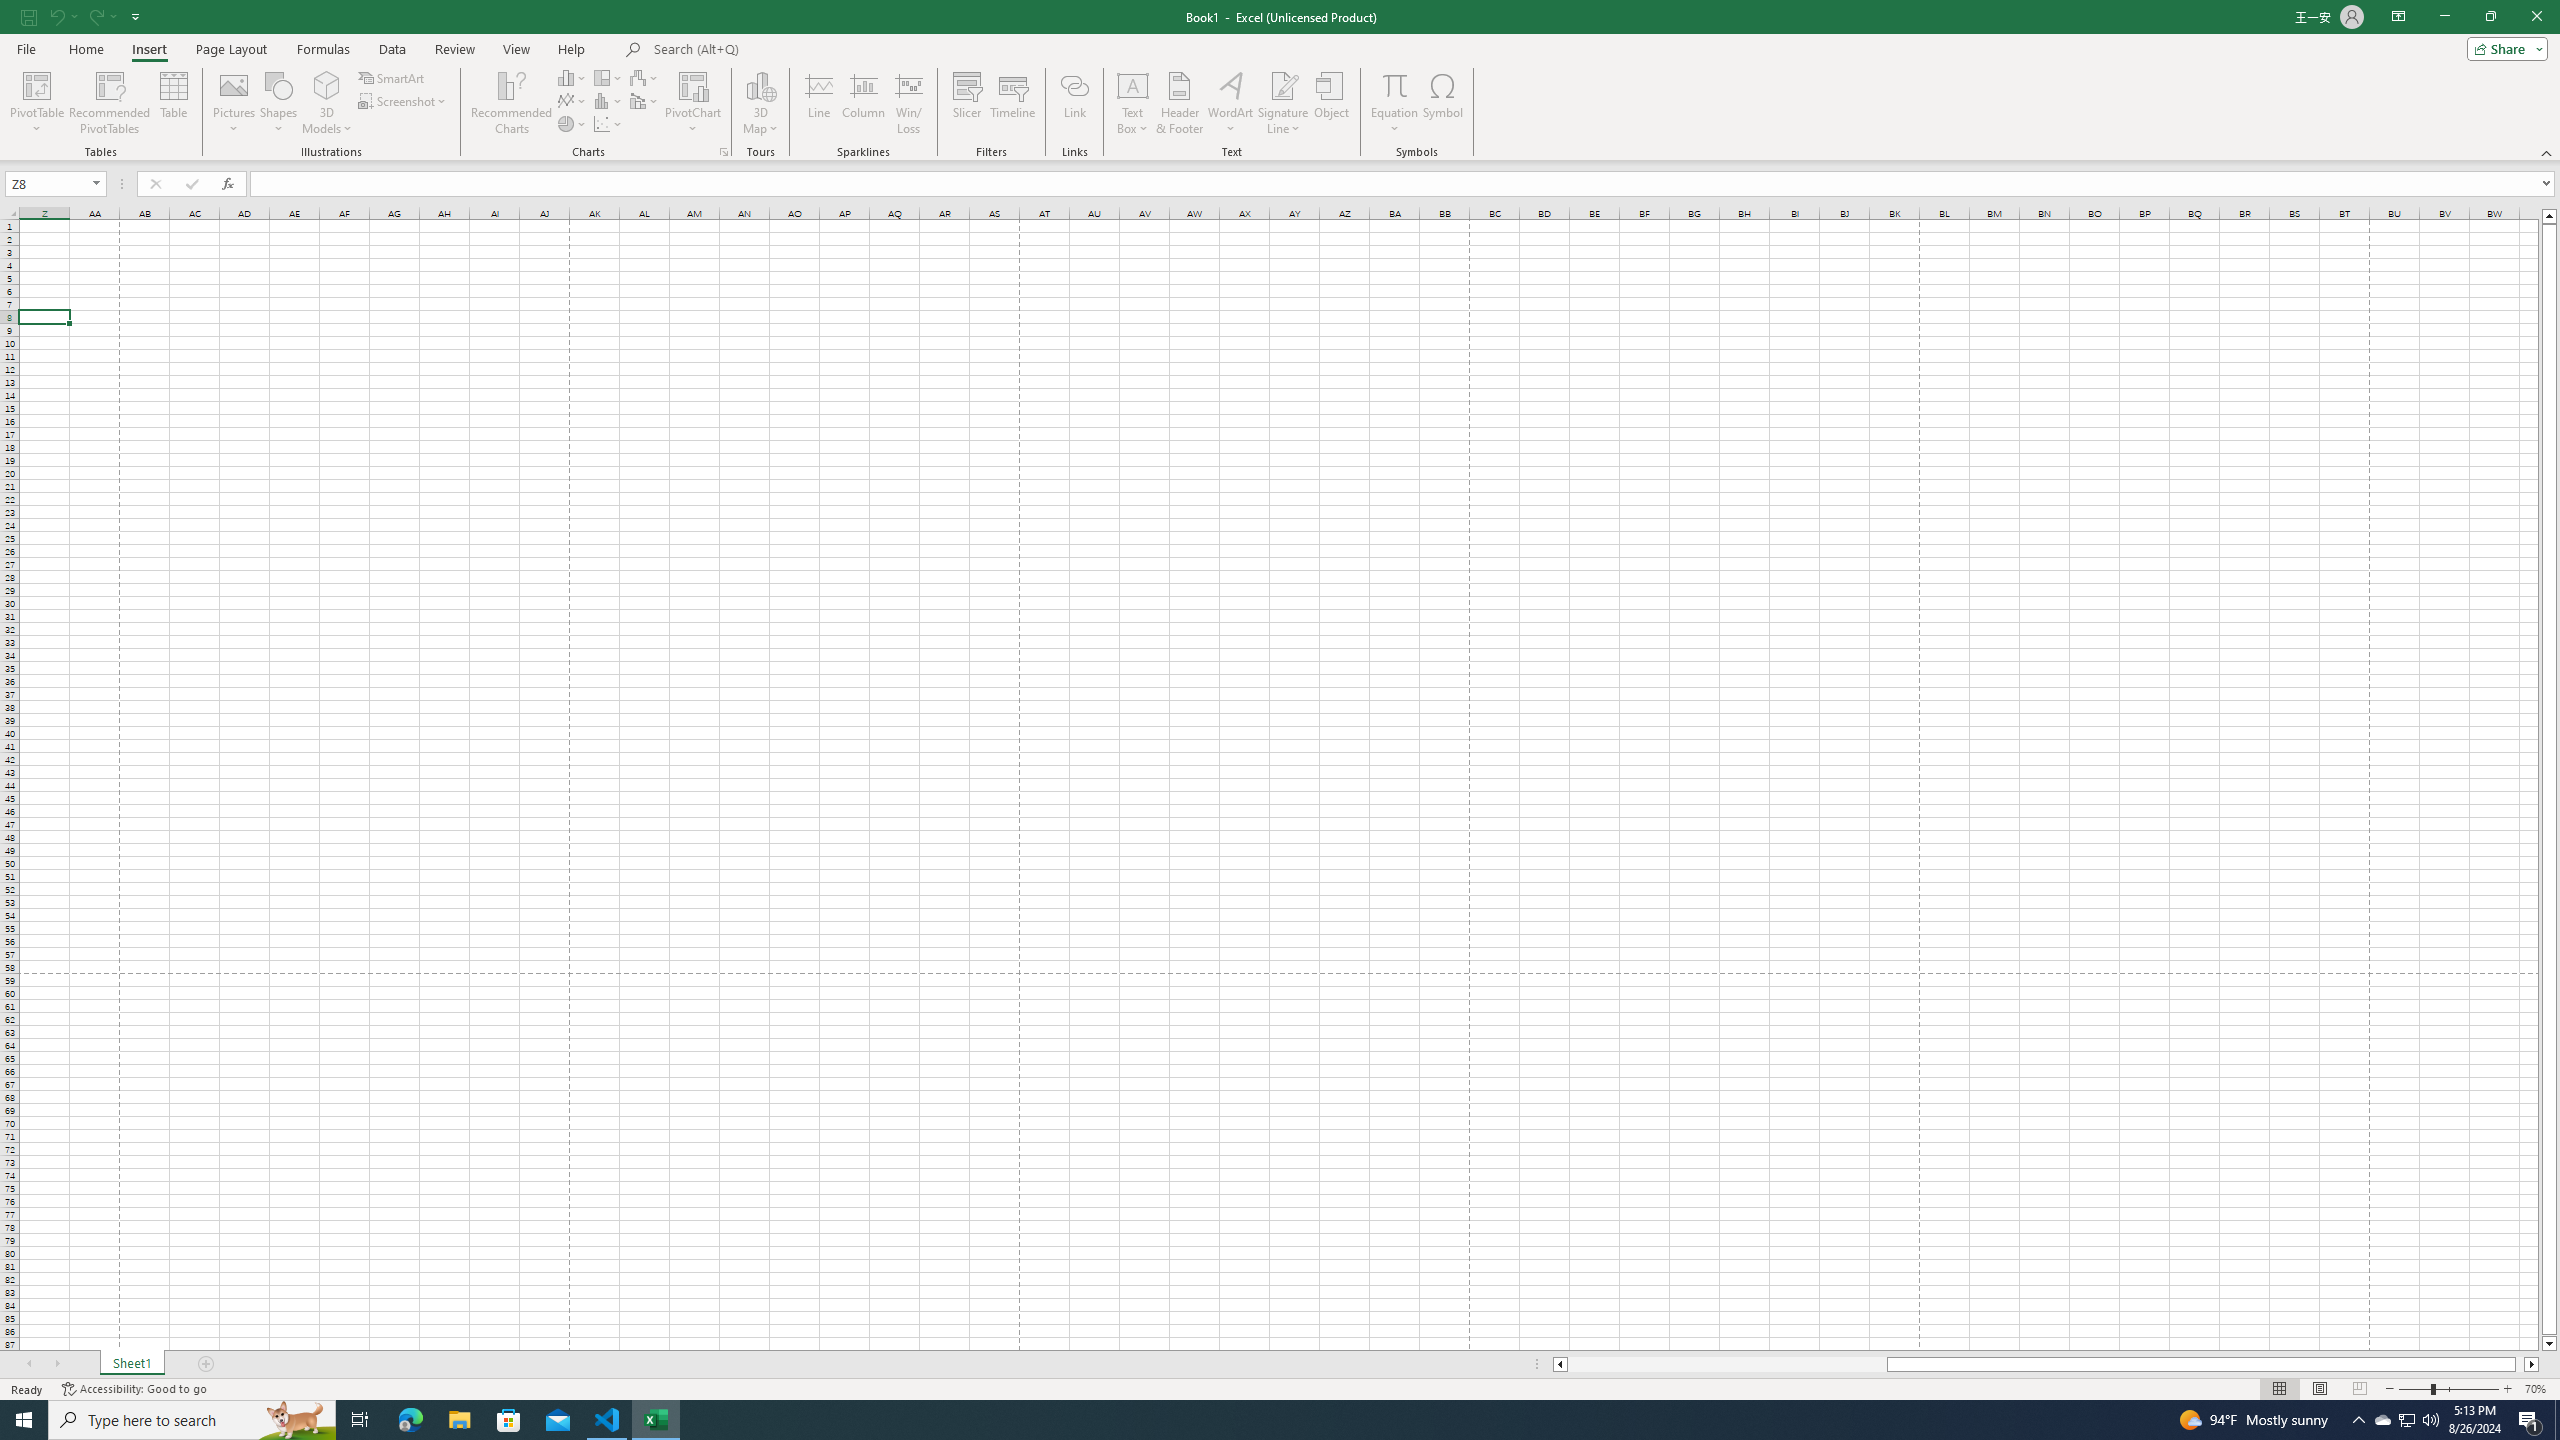 This screenshot has width=2560, height=1440. Describe the element at coordinates (644, 77) in the screenshot. I see `'Insert Waterfall, Funnel, Stock, Surface, or Radar Chart'` at that location.